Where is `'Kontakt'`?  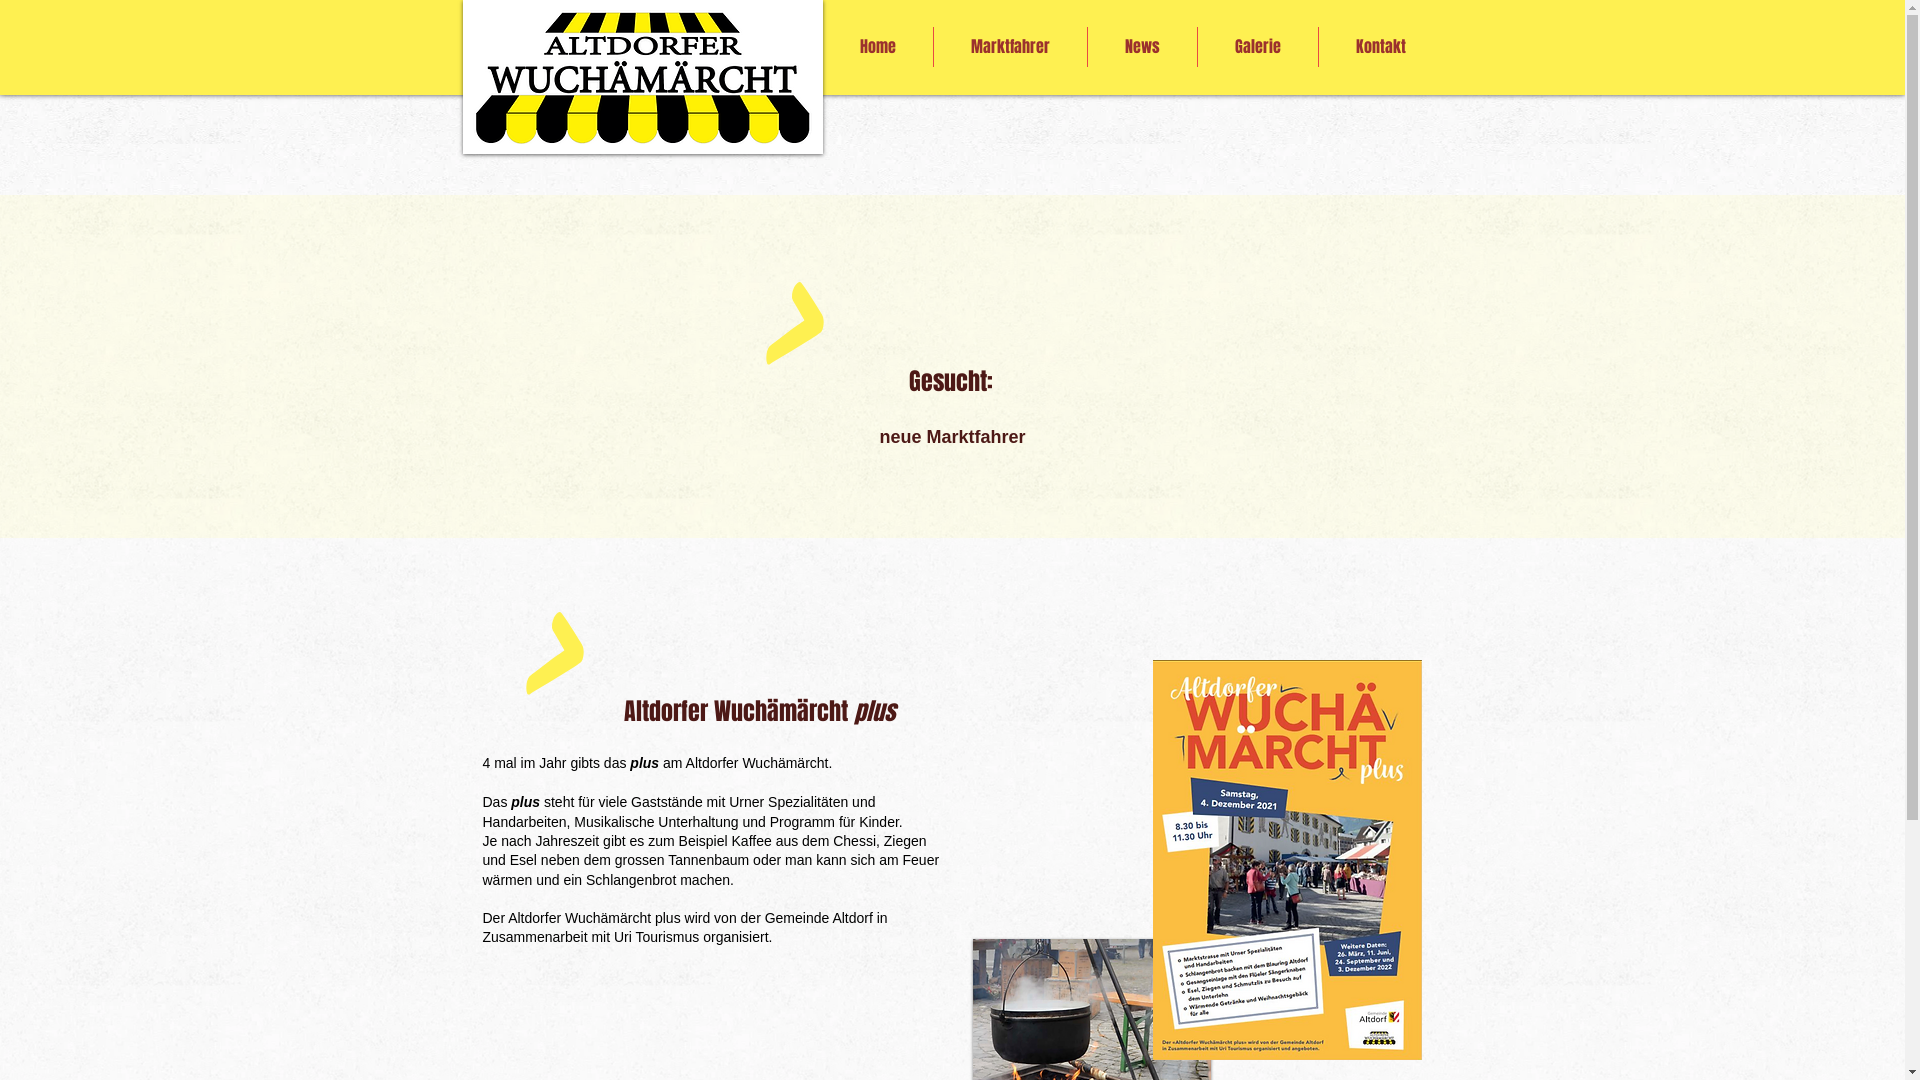 'Kontakt' is located at coordinates (1379, 45).